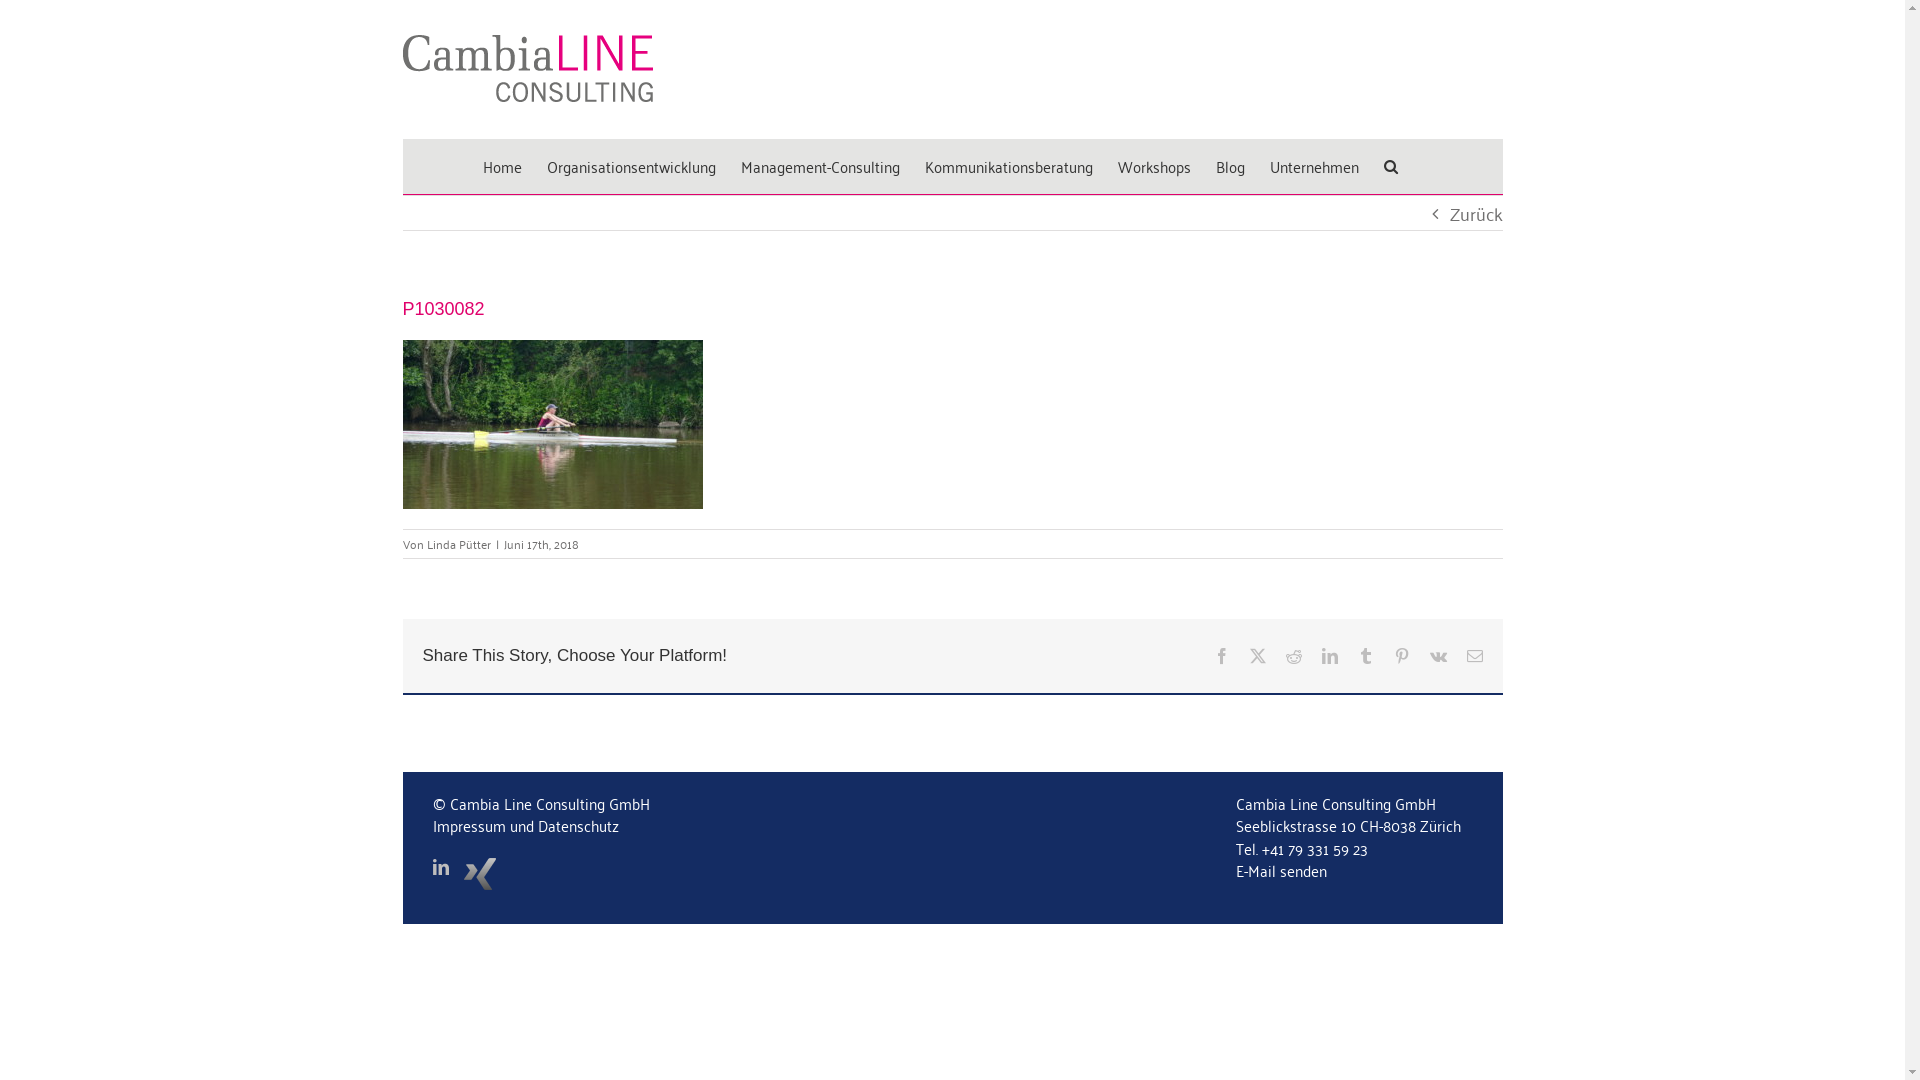  What do you see at coordinates (1390, 165) in the screenshot?
I see `'Suche'` at bounding box center [1390, 165].